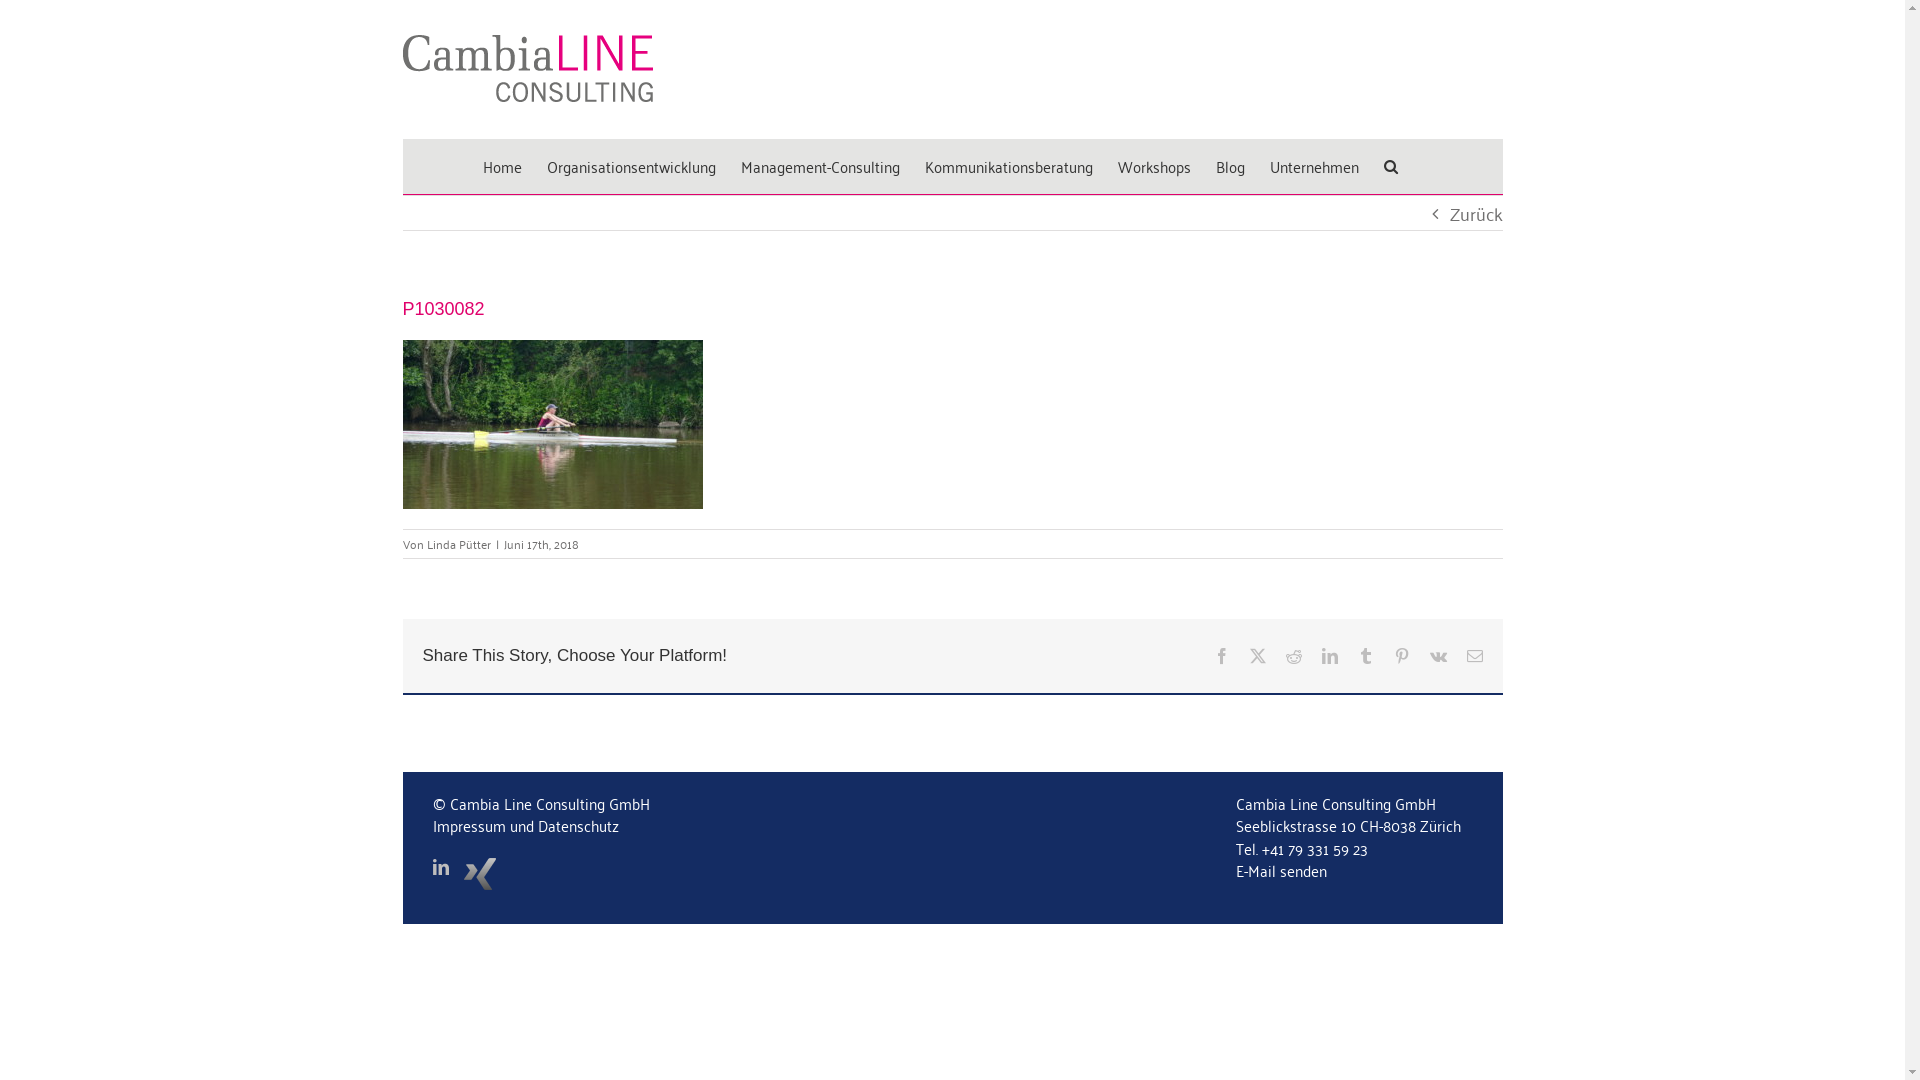  What do you see at coordinates (1390, 165) in the screenshot?
I see `'Suche'` at bounding box center [1390, 165].